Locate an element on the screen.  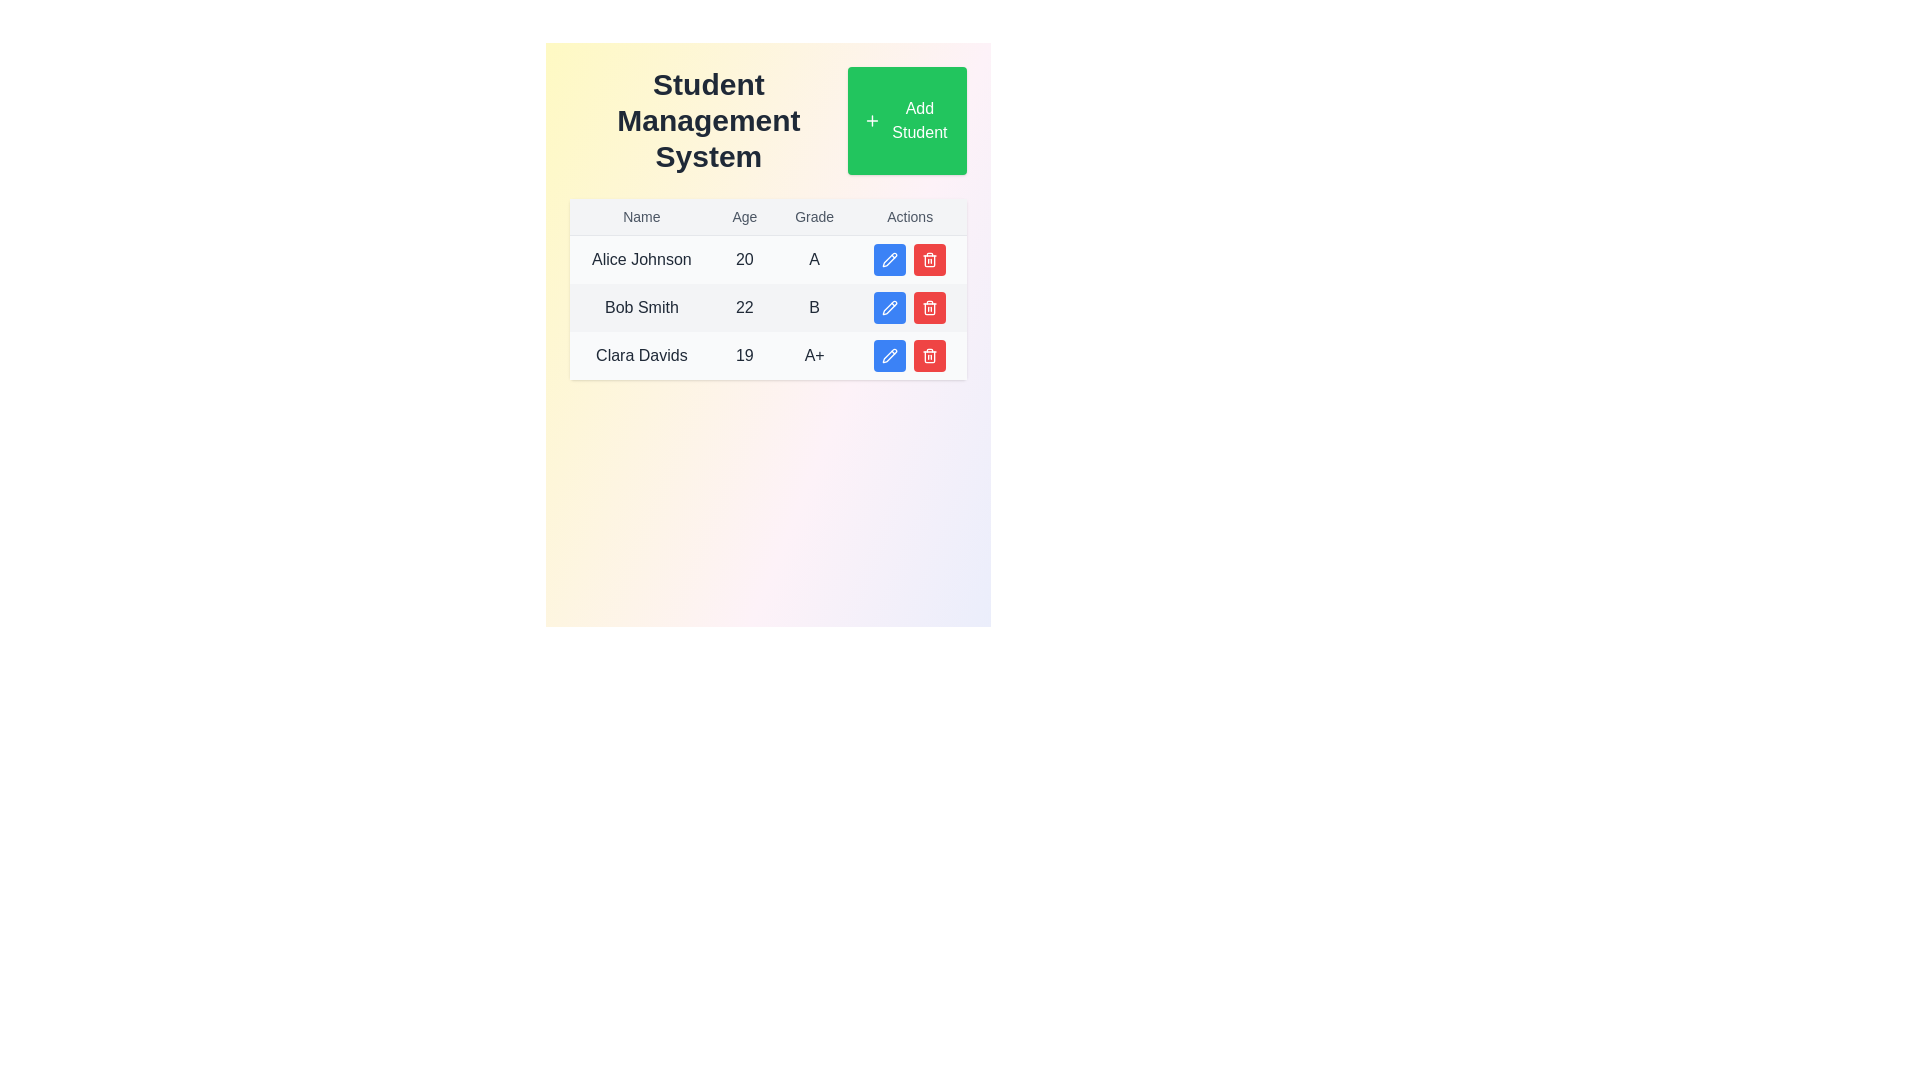
the static text displaying the student's grade in the third row of the table under the 'Grade' column is located at coordinates (814, 354).